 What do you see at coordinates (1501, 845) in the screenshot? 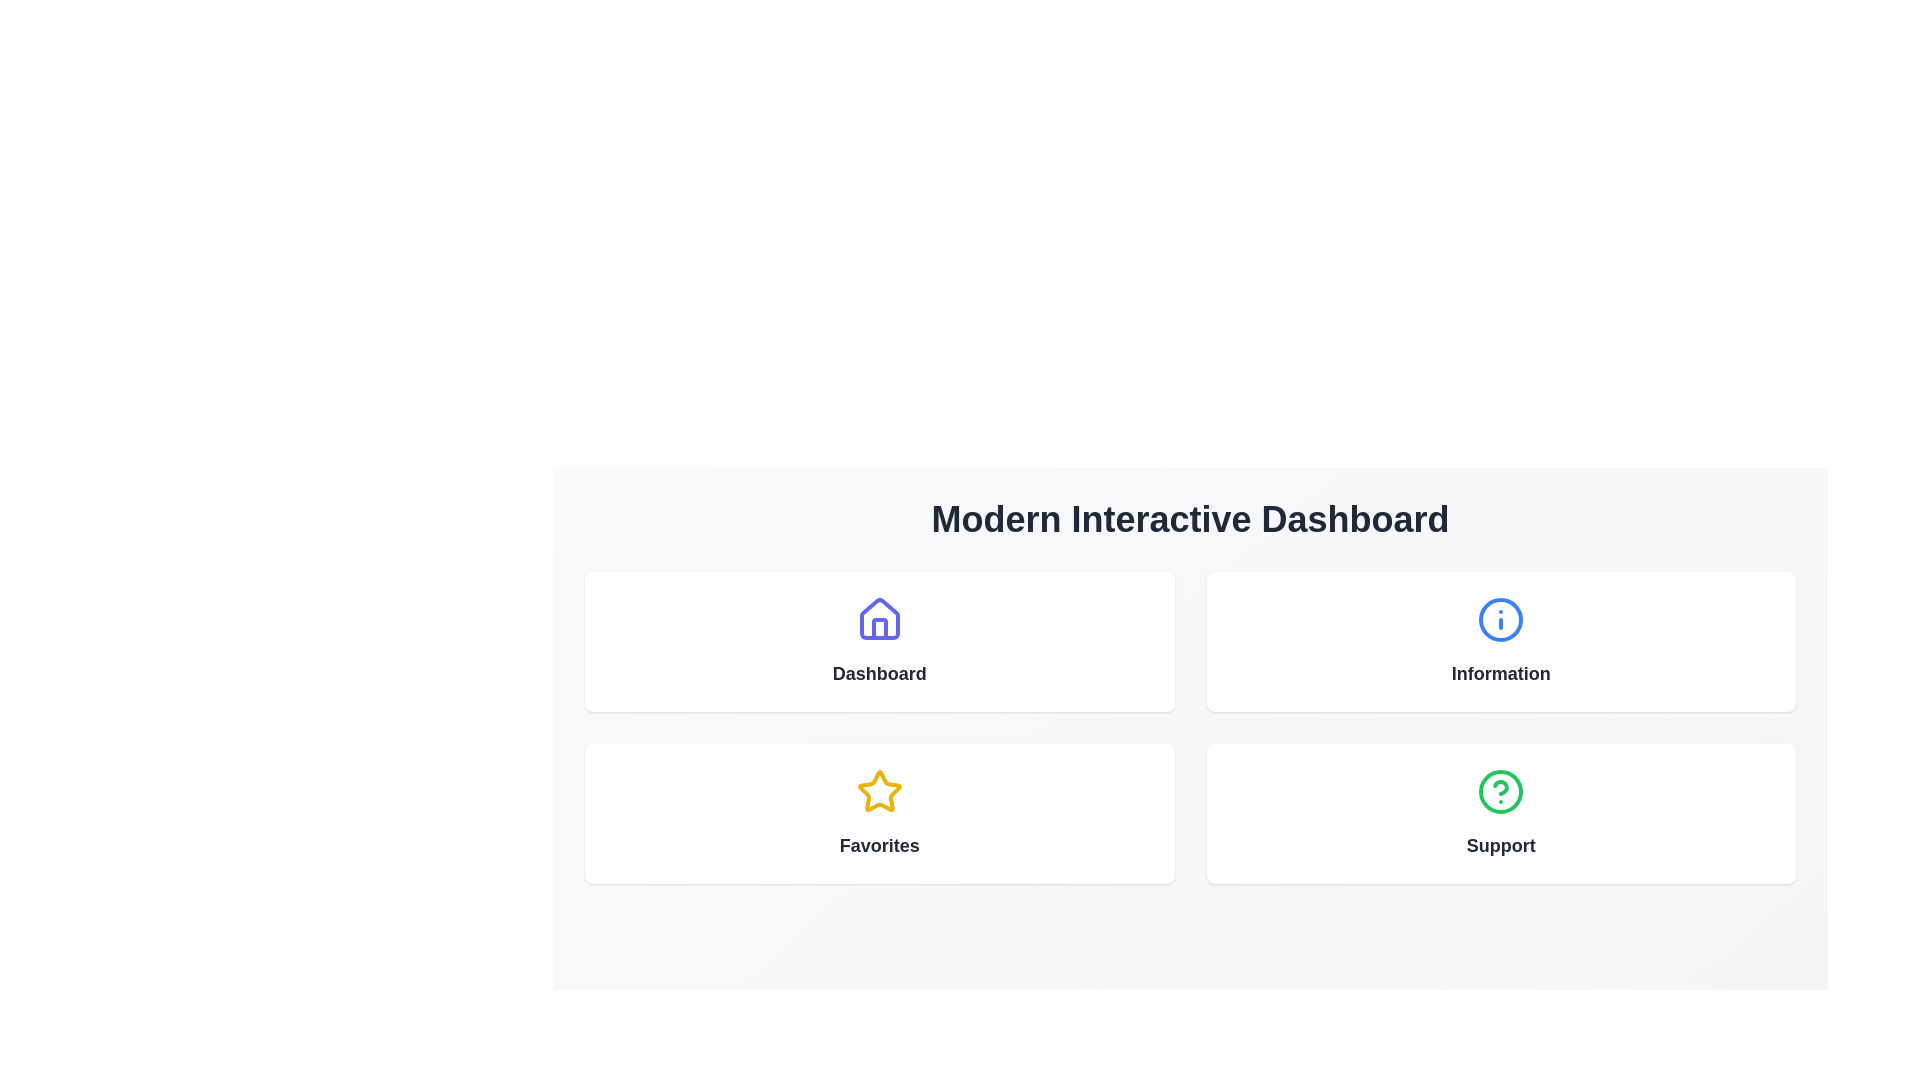
I see `the label that describes the purpose of the corresponding support-related card, located in the bottom-right card of the grid, beneath a green question mark icon` at bounding box center [1501, 845].